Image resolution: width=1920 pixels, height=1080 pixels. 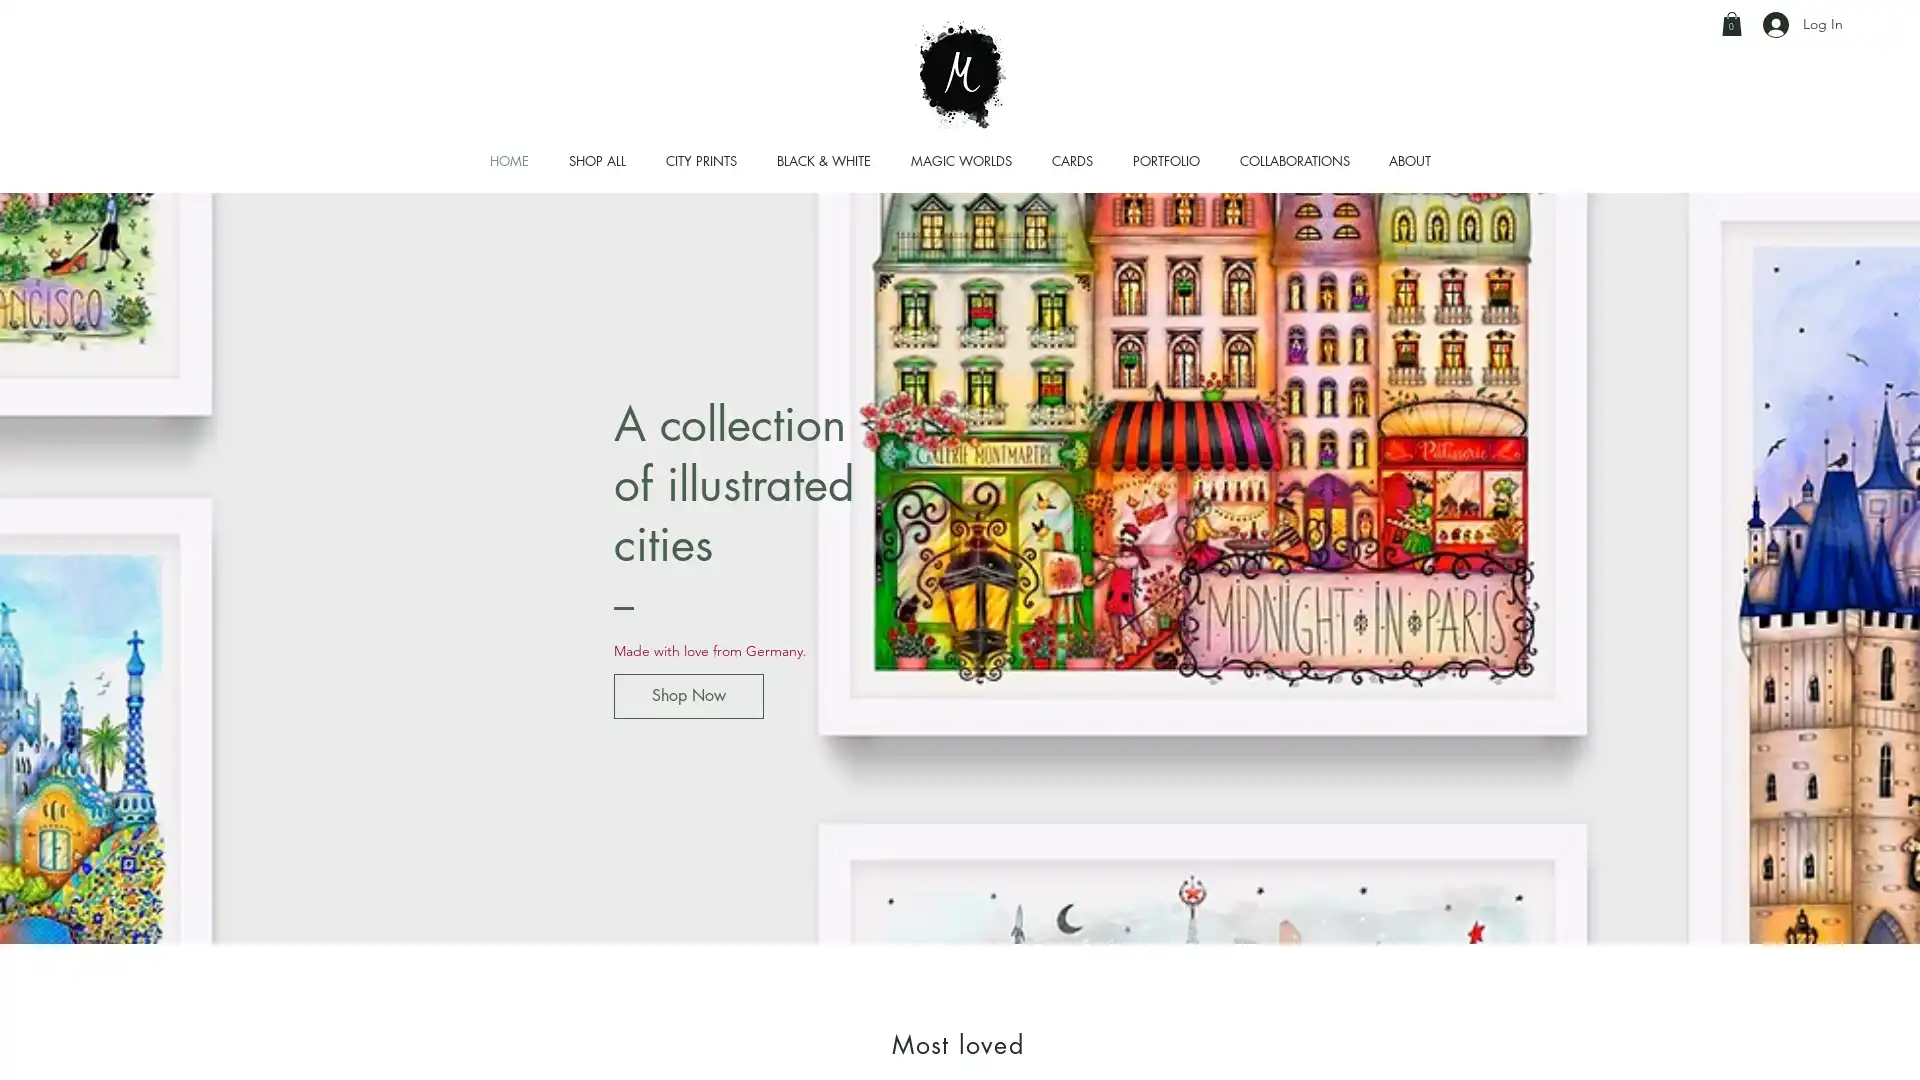 I want to click on Cart with 0 items, so click(x=1731, y=23).